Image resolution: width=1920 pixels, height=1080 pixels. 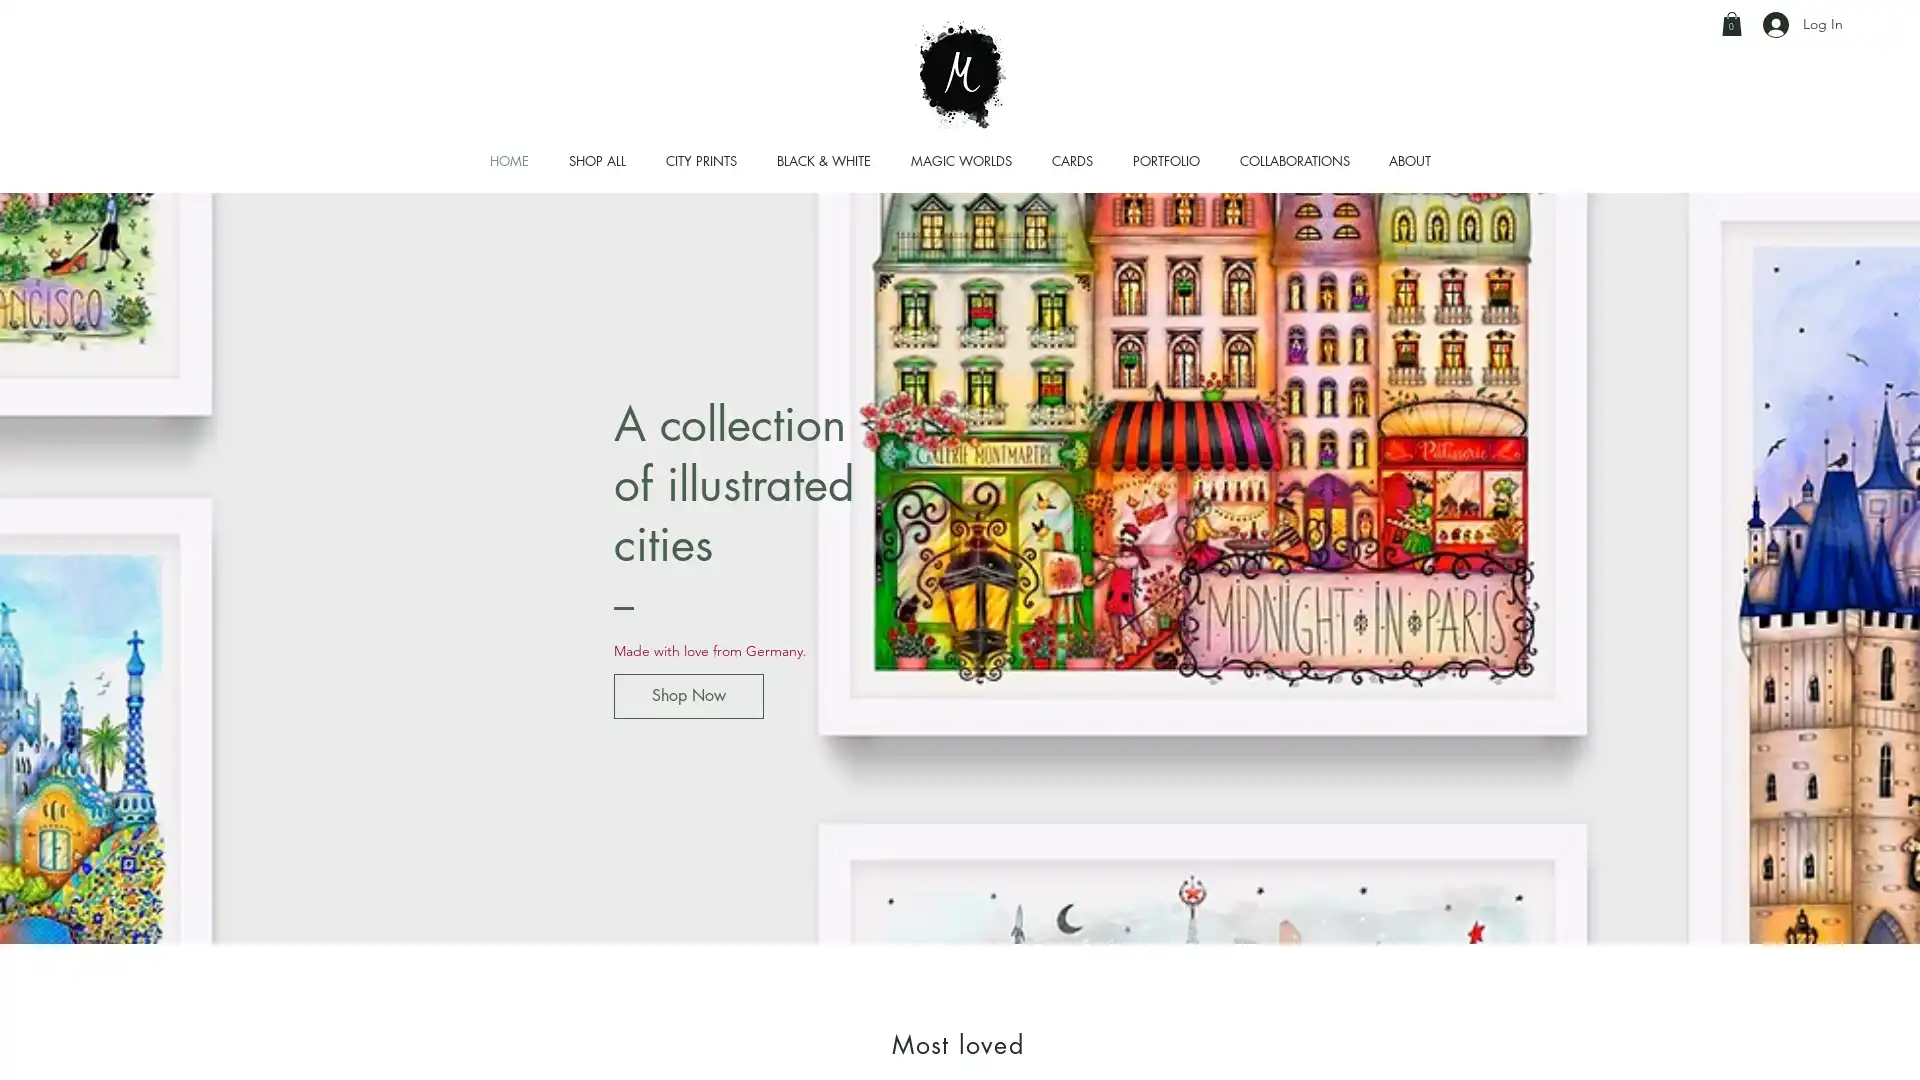 I want to click on Cart with 0 items, so click(x=1731, y=23).